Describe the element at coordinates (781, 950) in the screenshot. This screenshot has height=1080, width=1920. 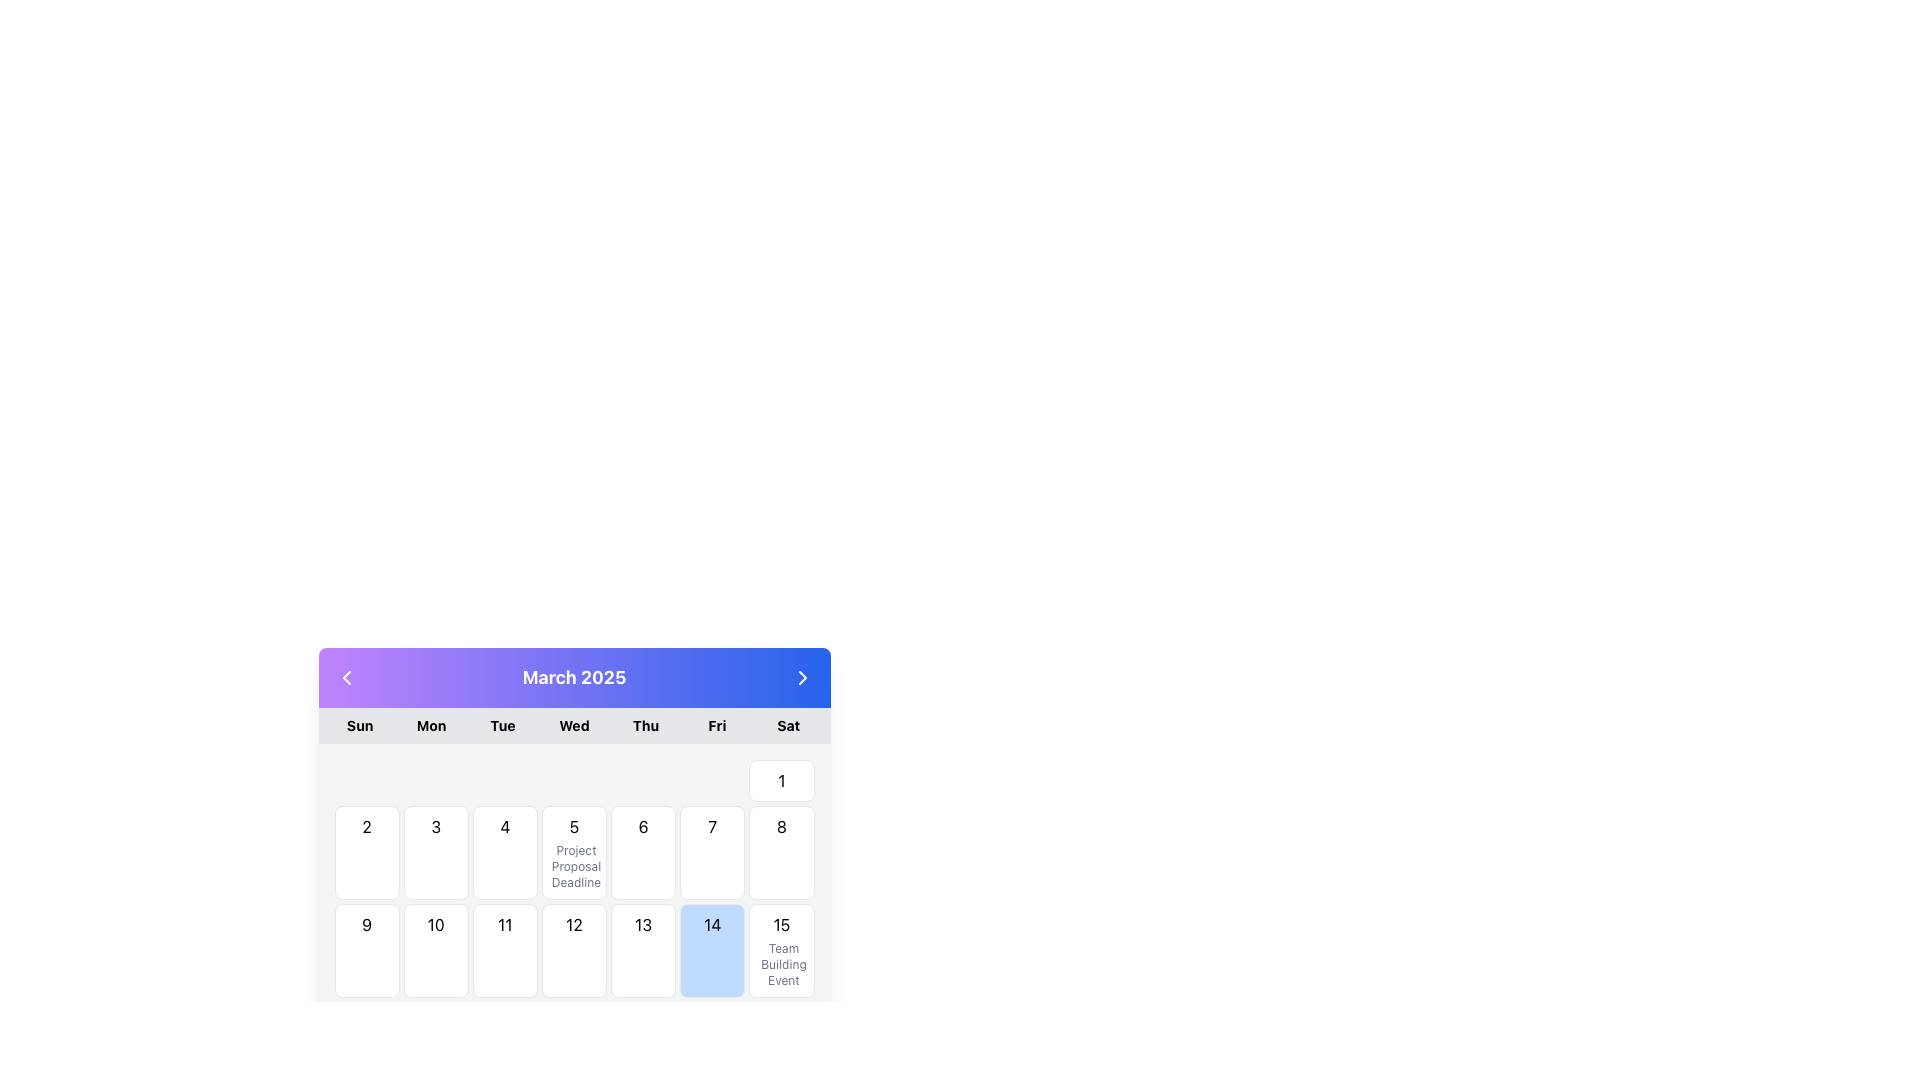
I see `the Day Cell in the Calendar representing the date '15', which includes the event 'Team Building Event', located in the fifth row and sixth column under 'Saturday'` at that location.